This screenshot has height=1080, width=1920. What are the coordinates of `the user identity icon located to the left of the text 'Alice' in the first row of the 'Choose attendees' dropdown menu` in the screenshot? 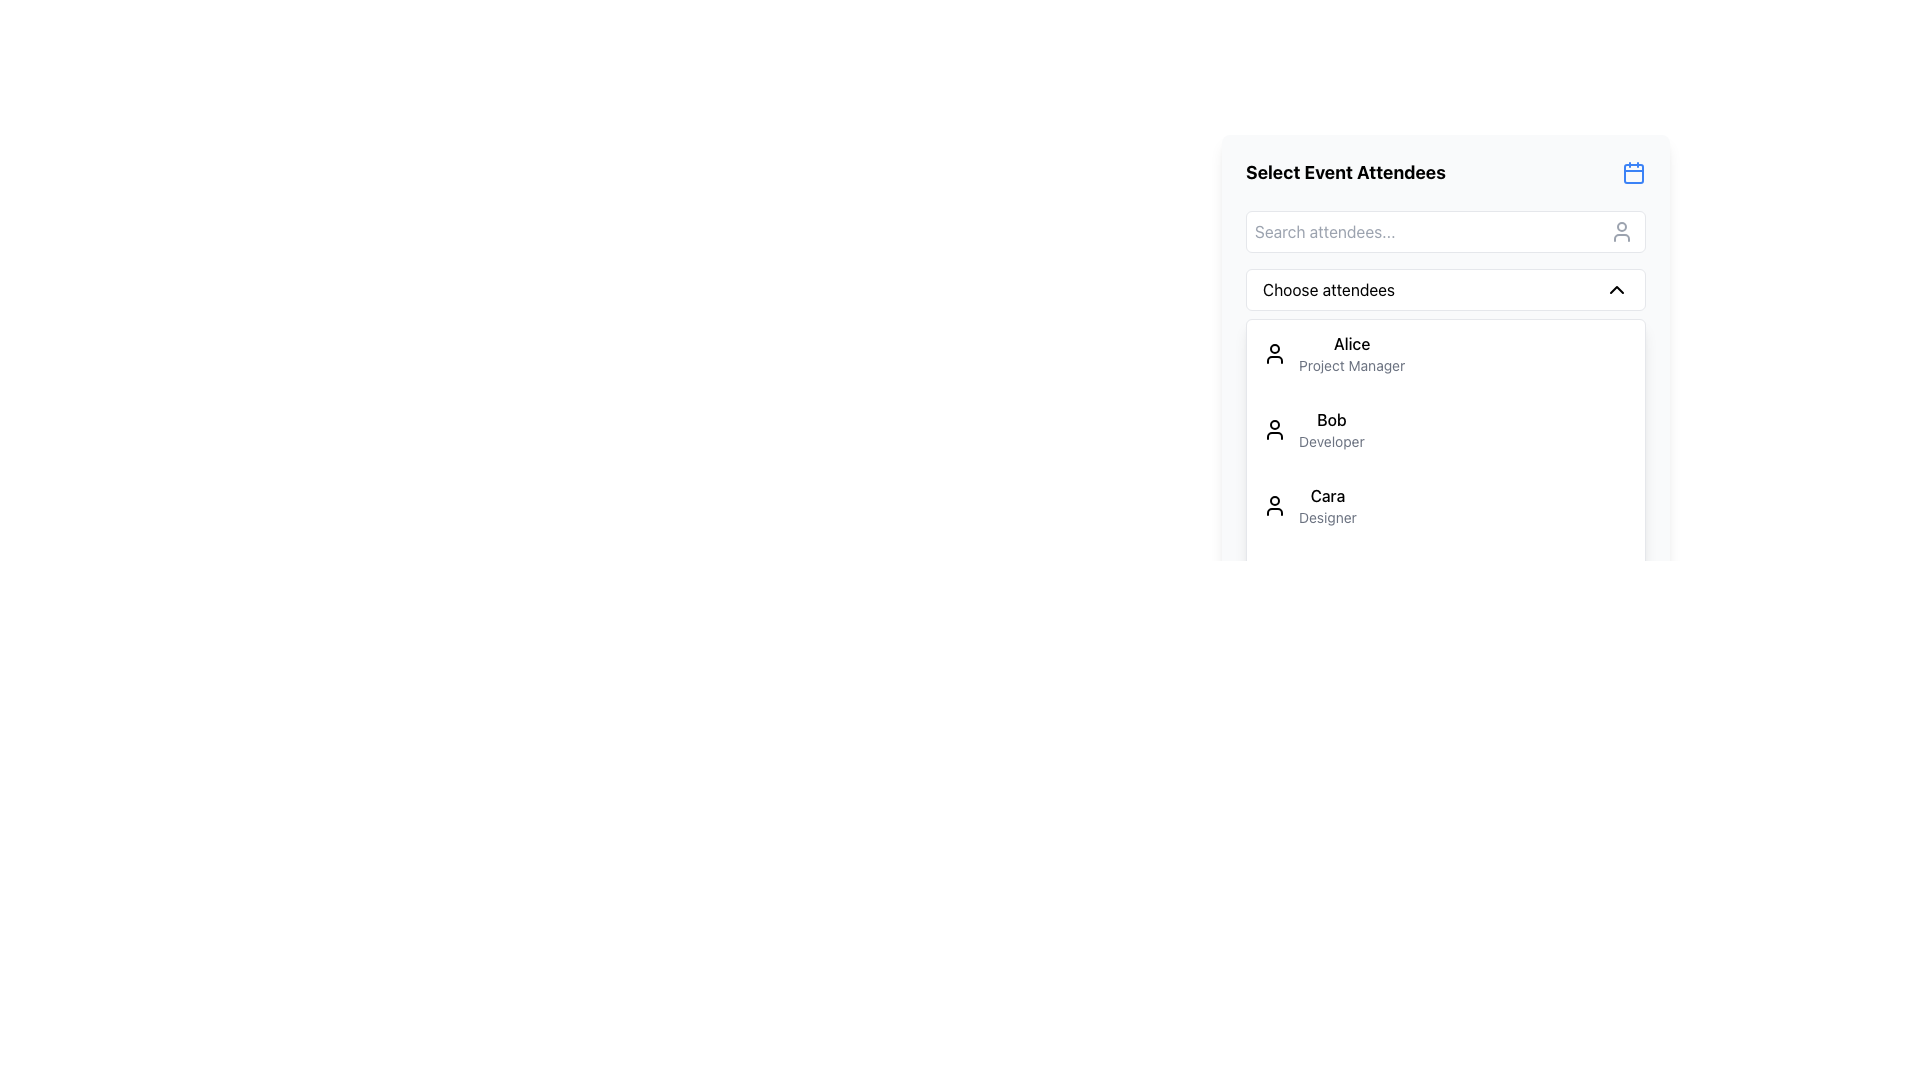 It's located at (1274, 353).